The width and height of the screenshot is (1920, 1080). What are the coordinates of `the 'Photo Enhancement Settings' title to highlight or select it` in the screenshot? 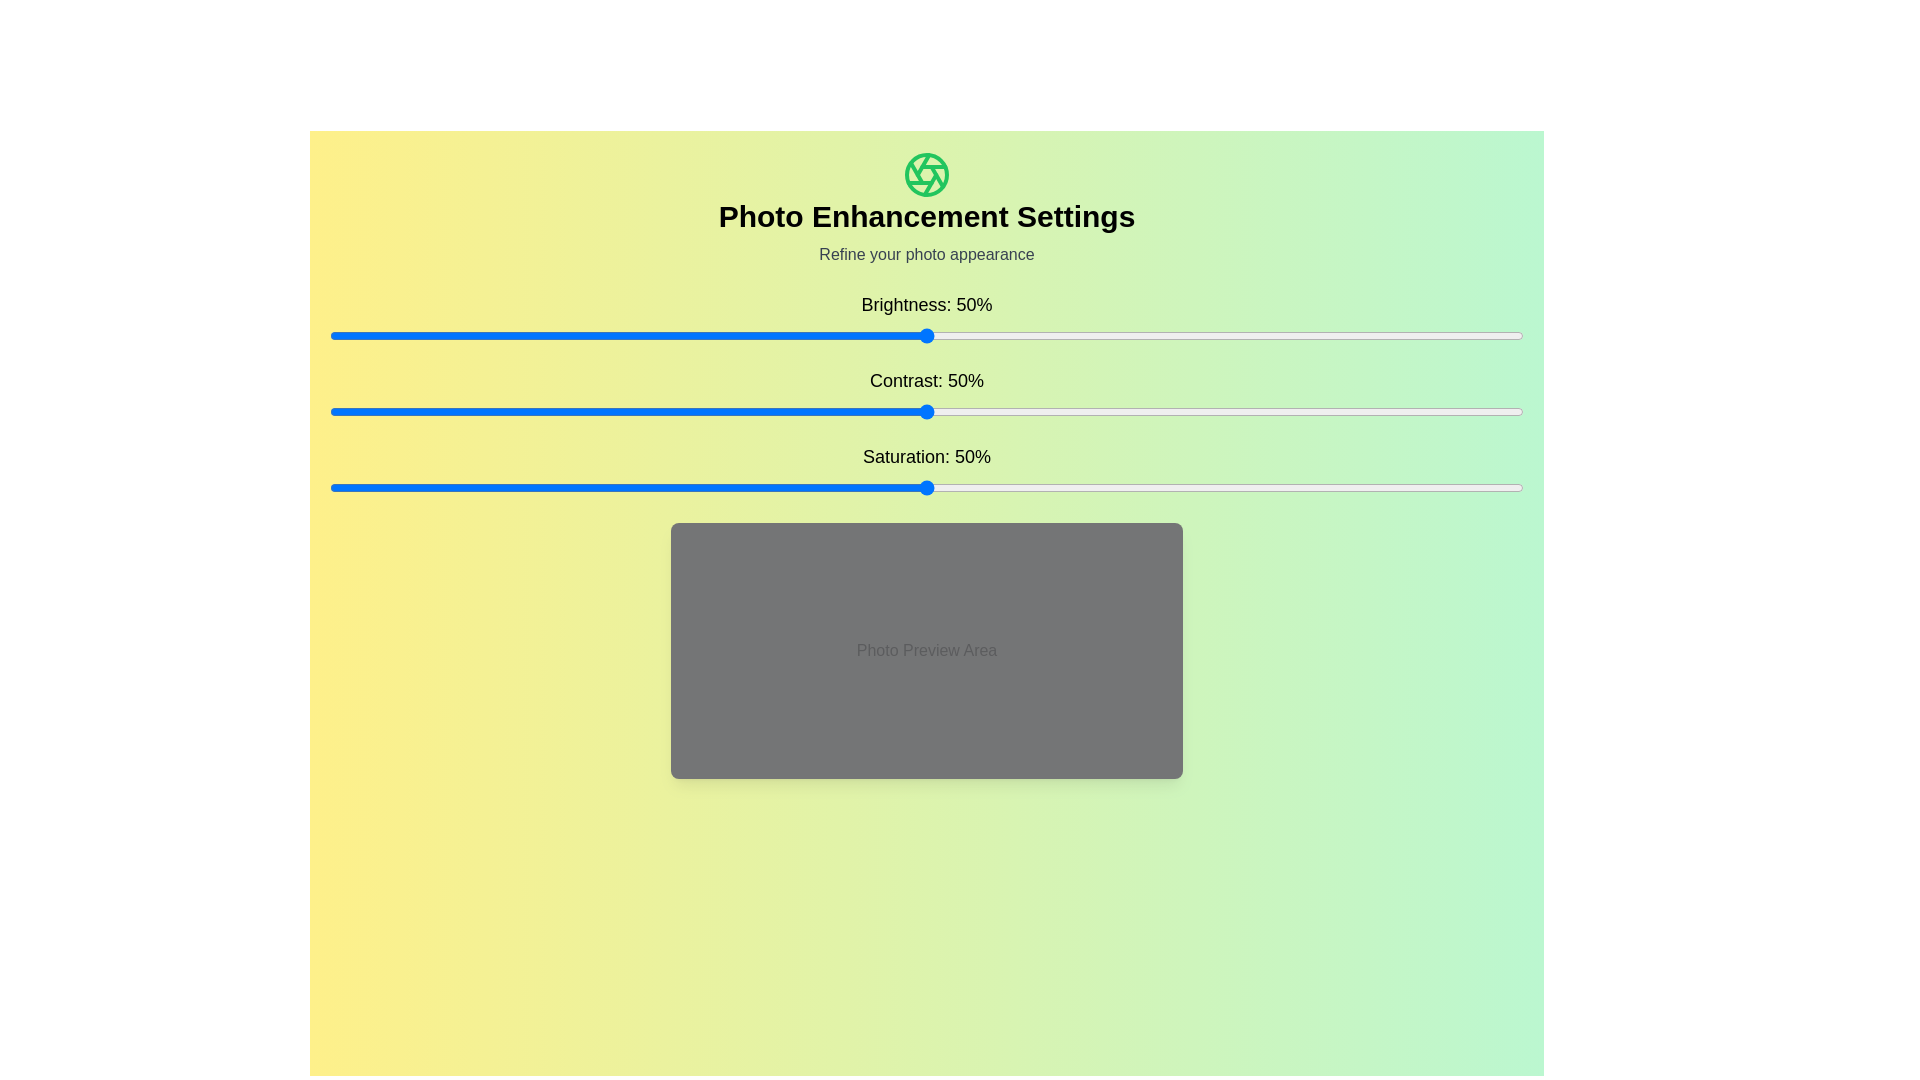 It's located at (925, 216).